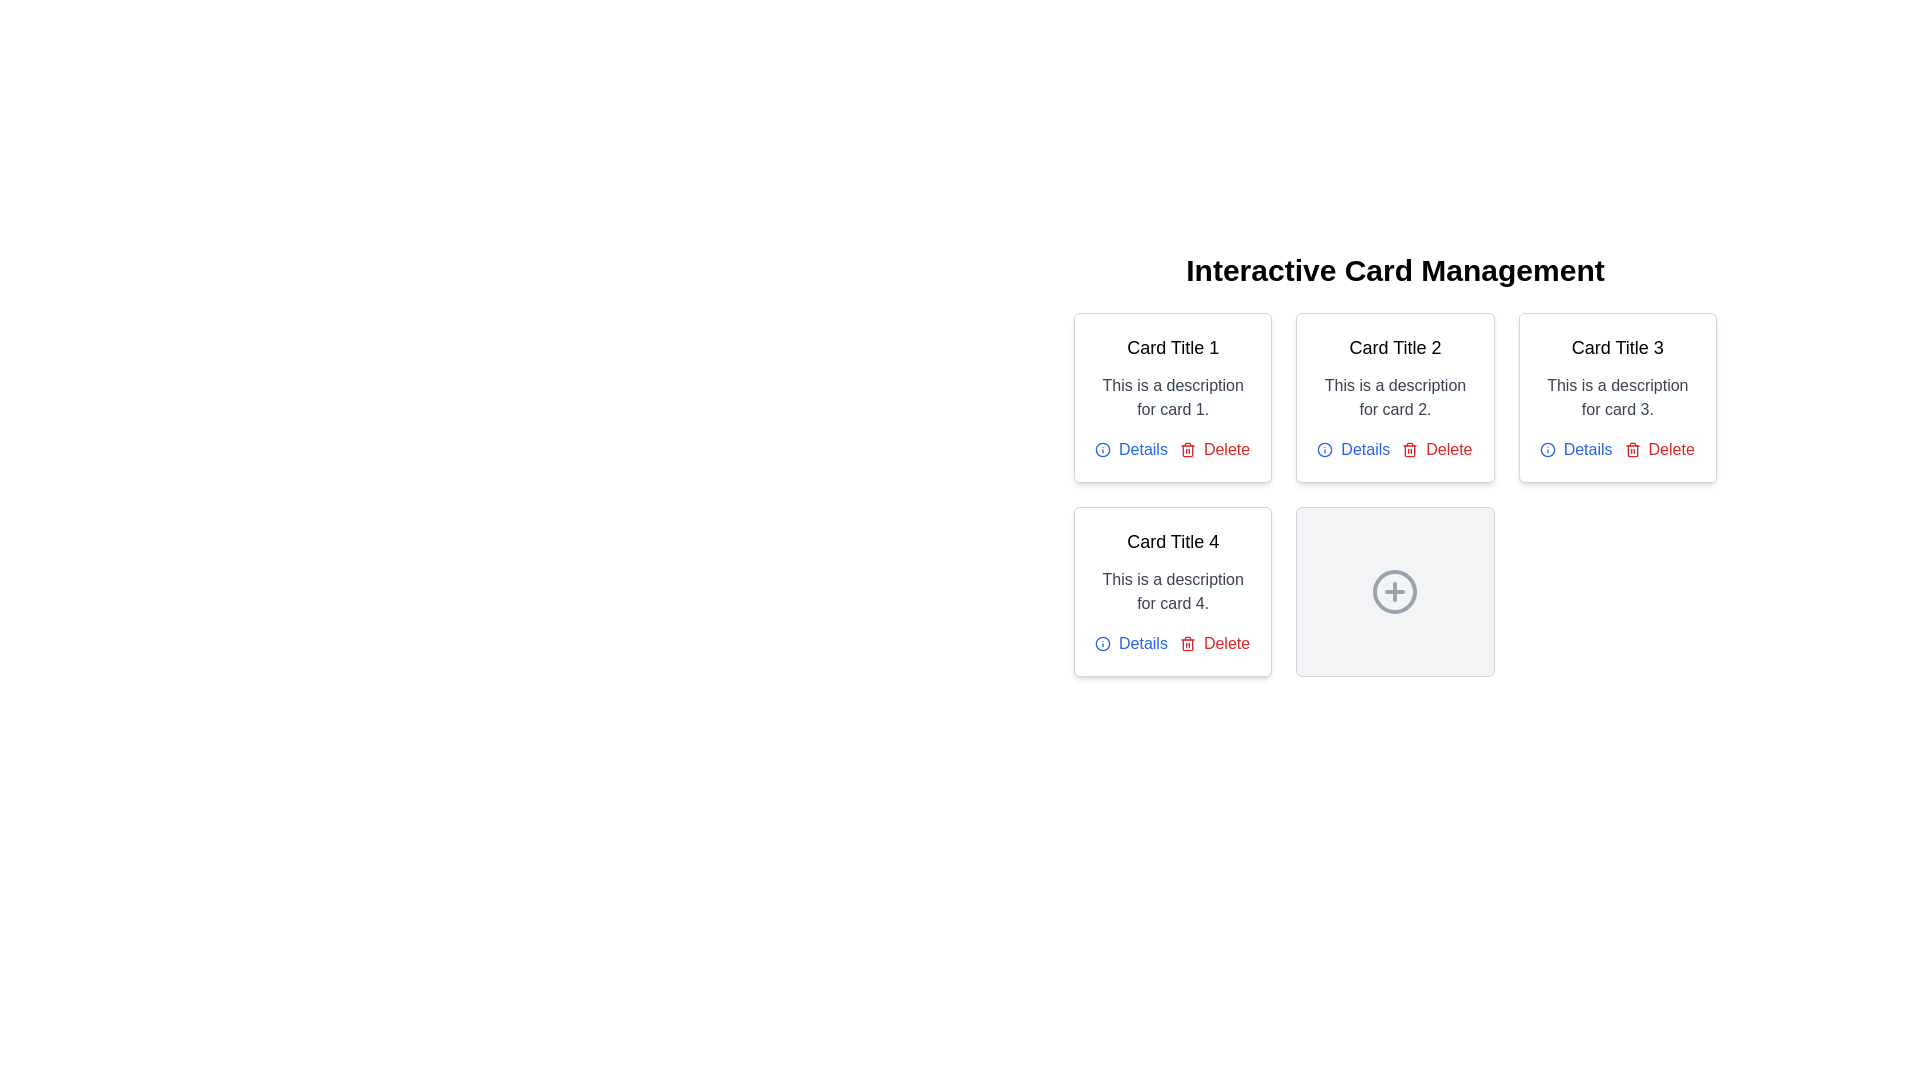 This screenshot has width=1920, height=1080. Describe the element at coordinates (1394, 270) in the screenshot. I see `prominent header text 'Interactive Card Management' located at the top center of the interface` at that location.